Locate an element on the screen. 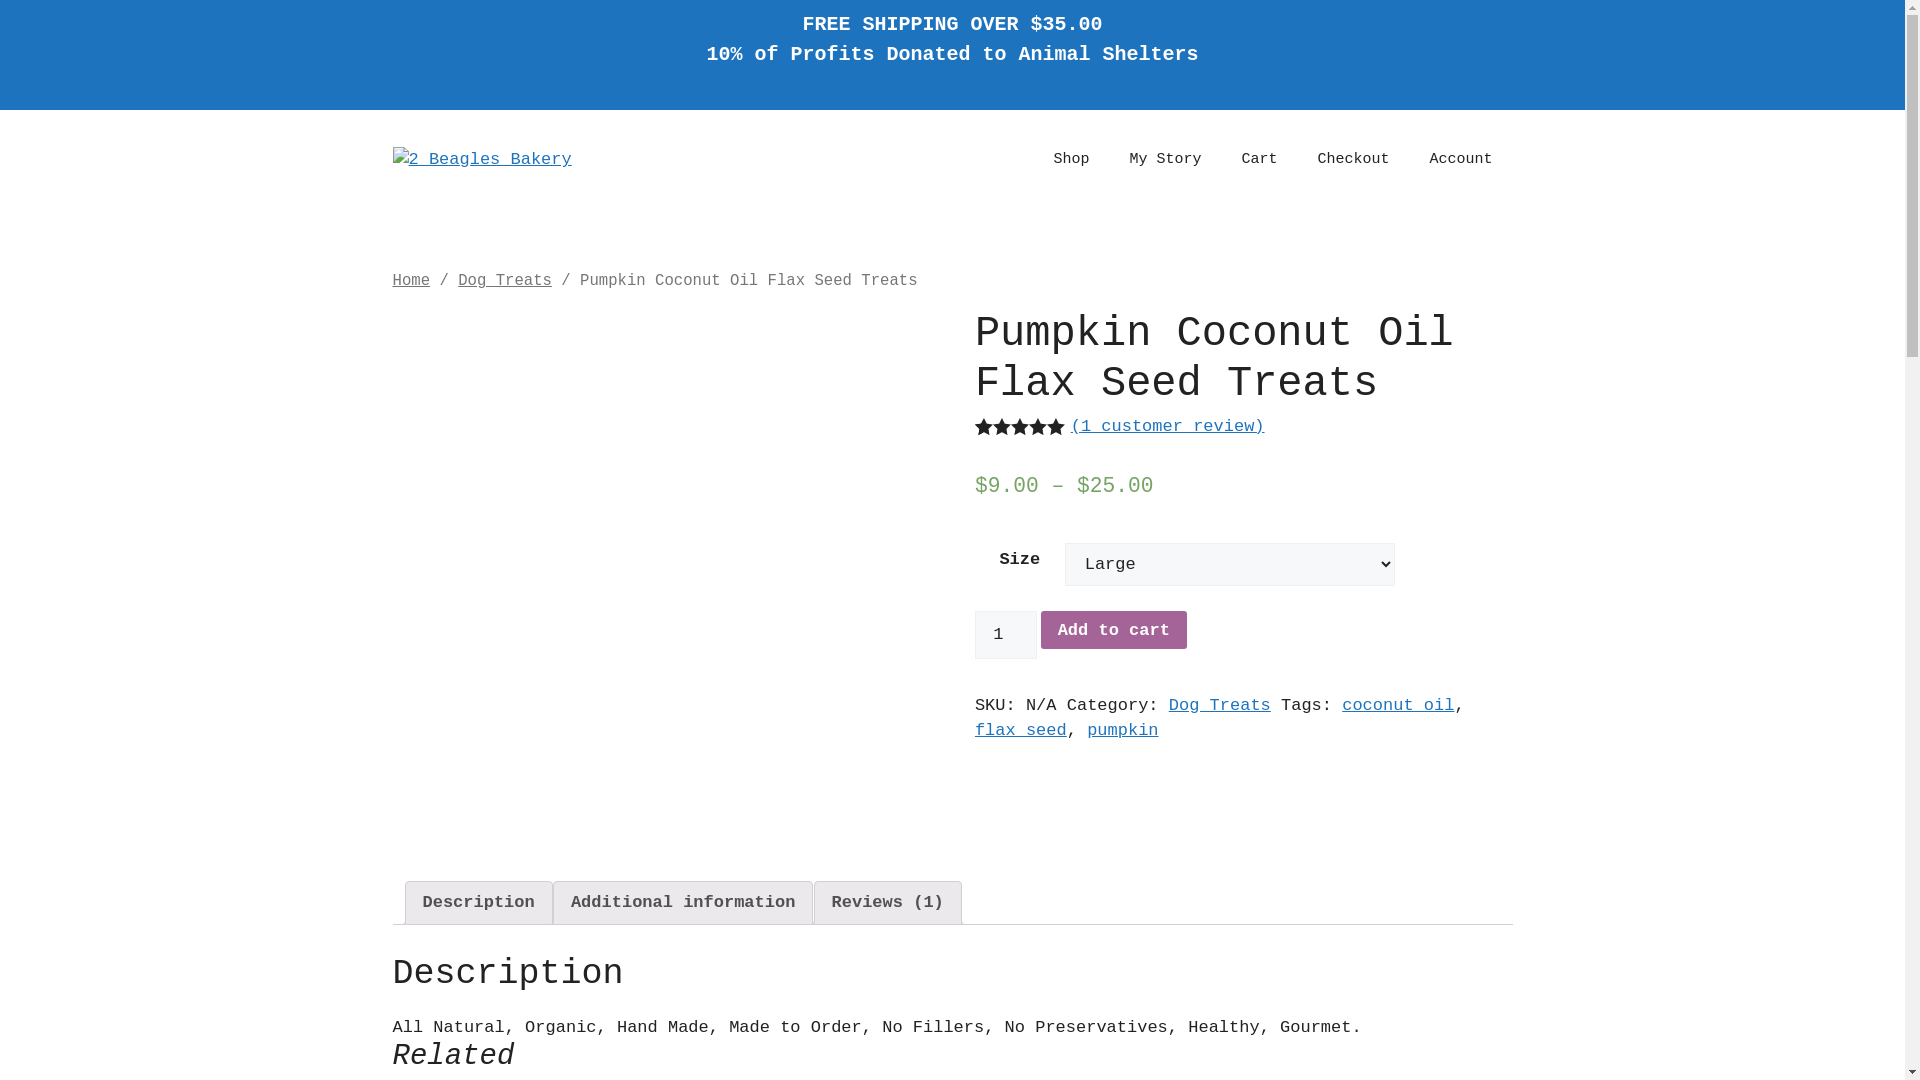 The image size is (1920, 1080). 'flax seed' is located at coordinates (1021, 730).